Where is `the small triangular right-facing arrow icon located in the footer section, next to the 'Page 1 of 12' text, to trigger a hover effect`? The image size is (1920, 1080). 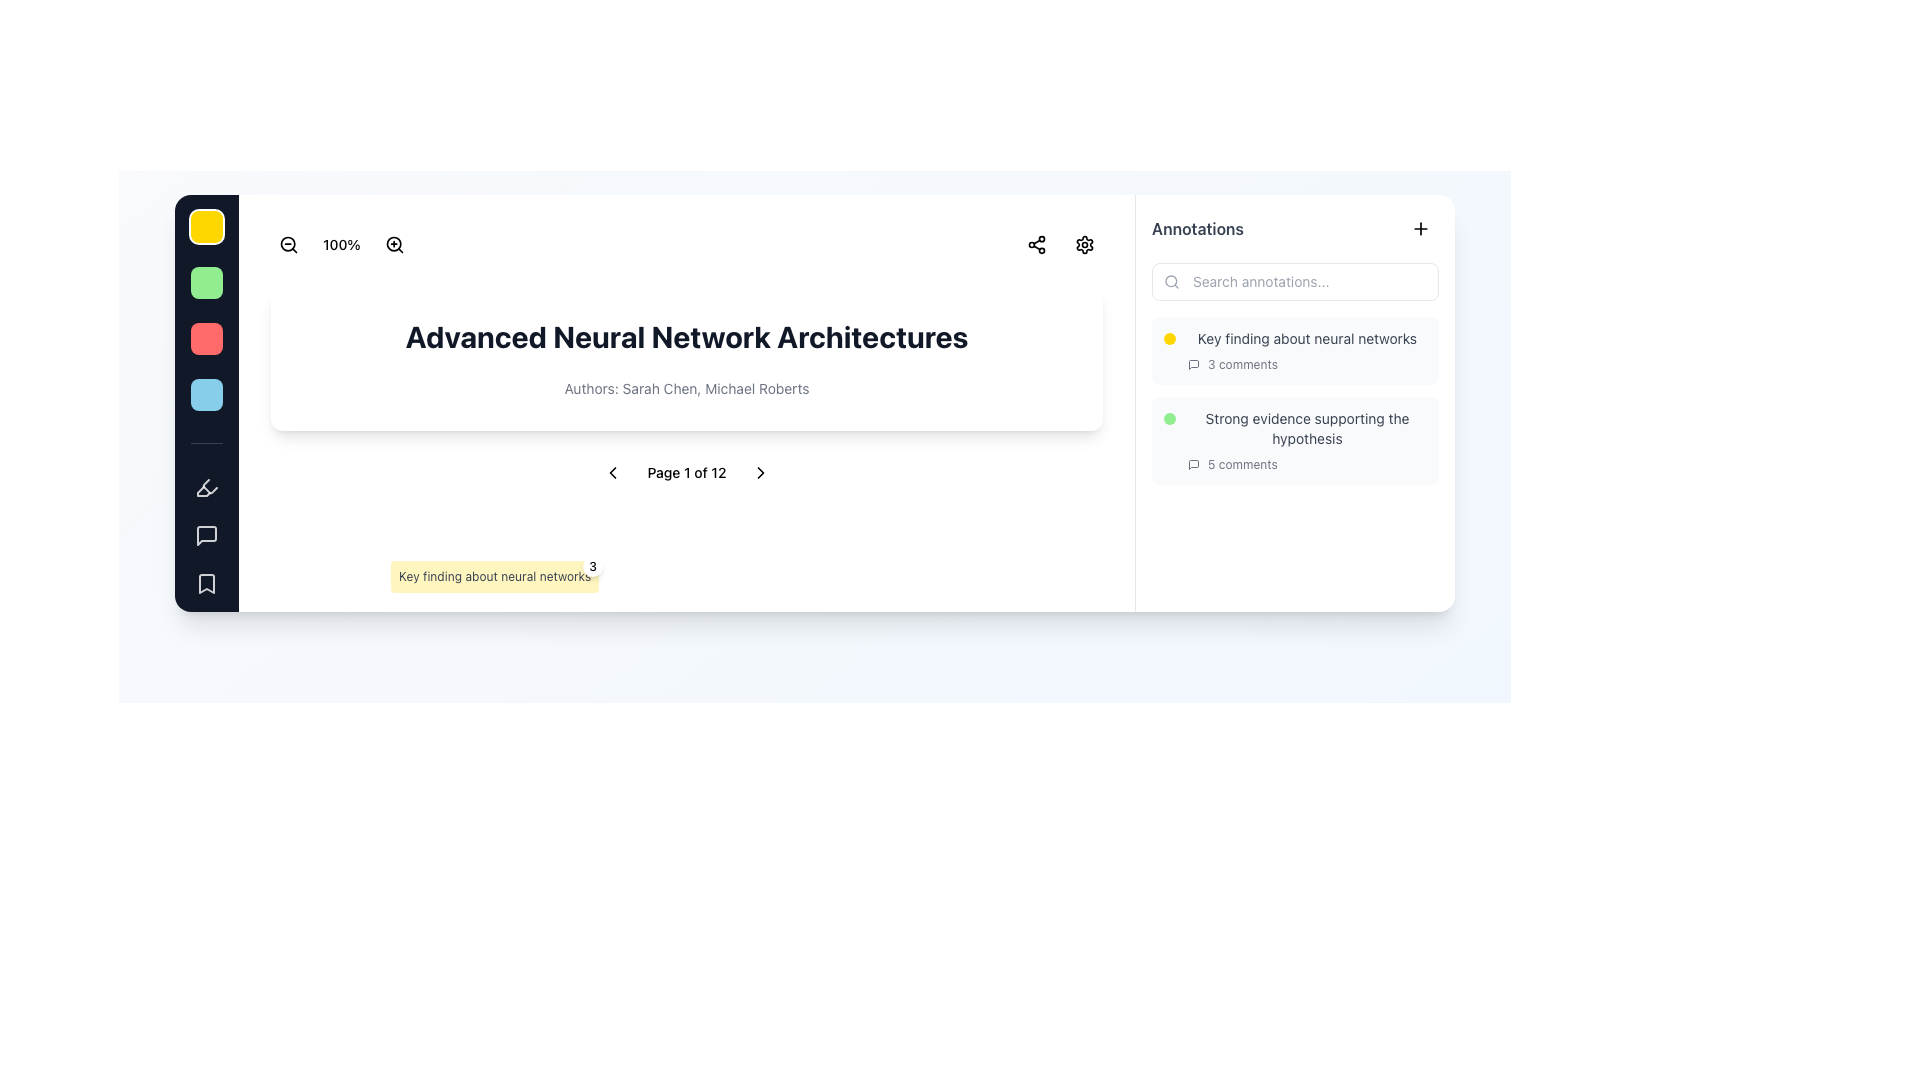
the small triangular right-facing arrow icon located in the footer section, next to the 'Page 1 of 12' text, to trigger a hover effect is located at coordinates (759, 473).